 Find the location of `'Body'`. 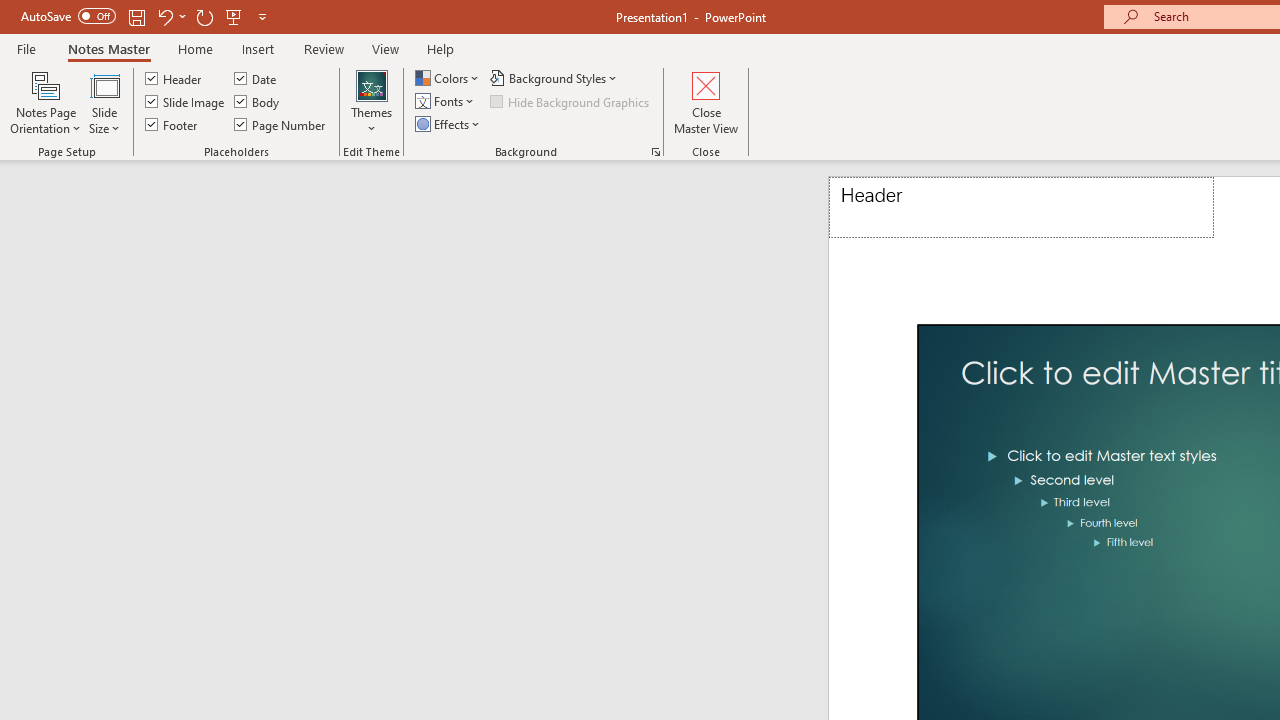

'Body' is located at coordinates (256, 101).